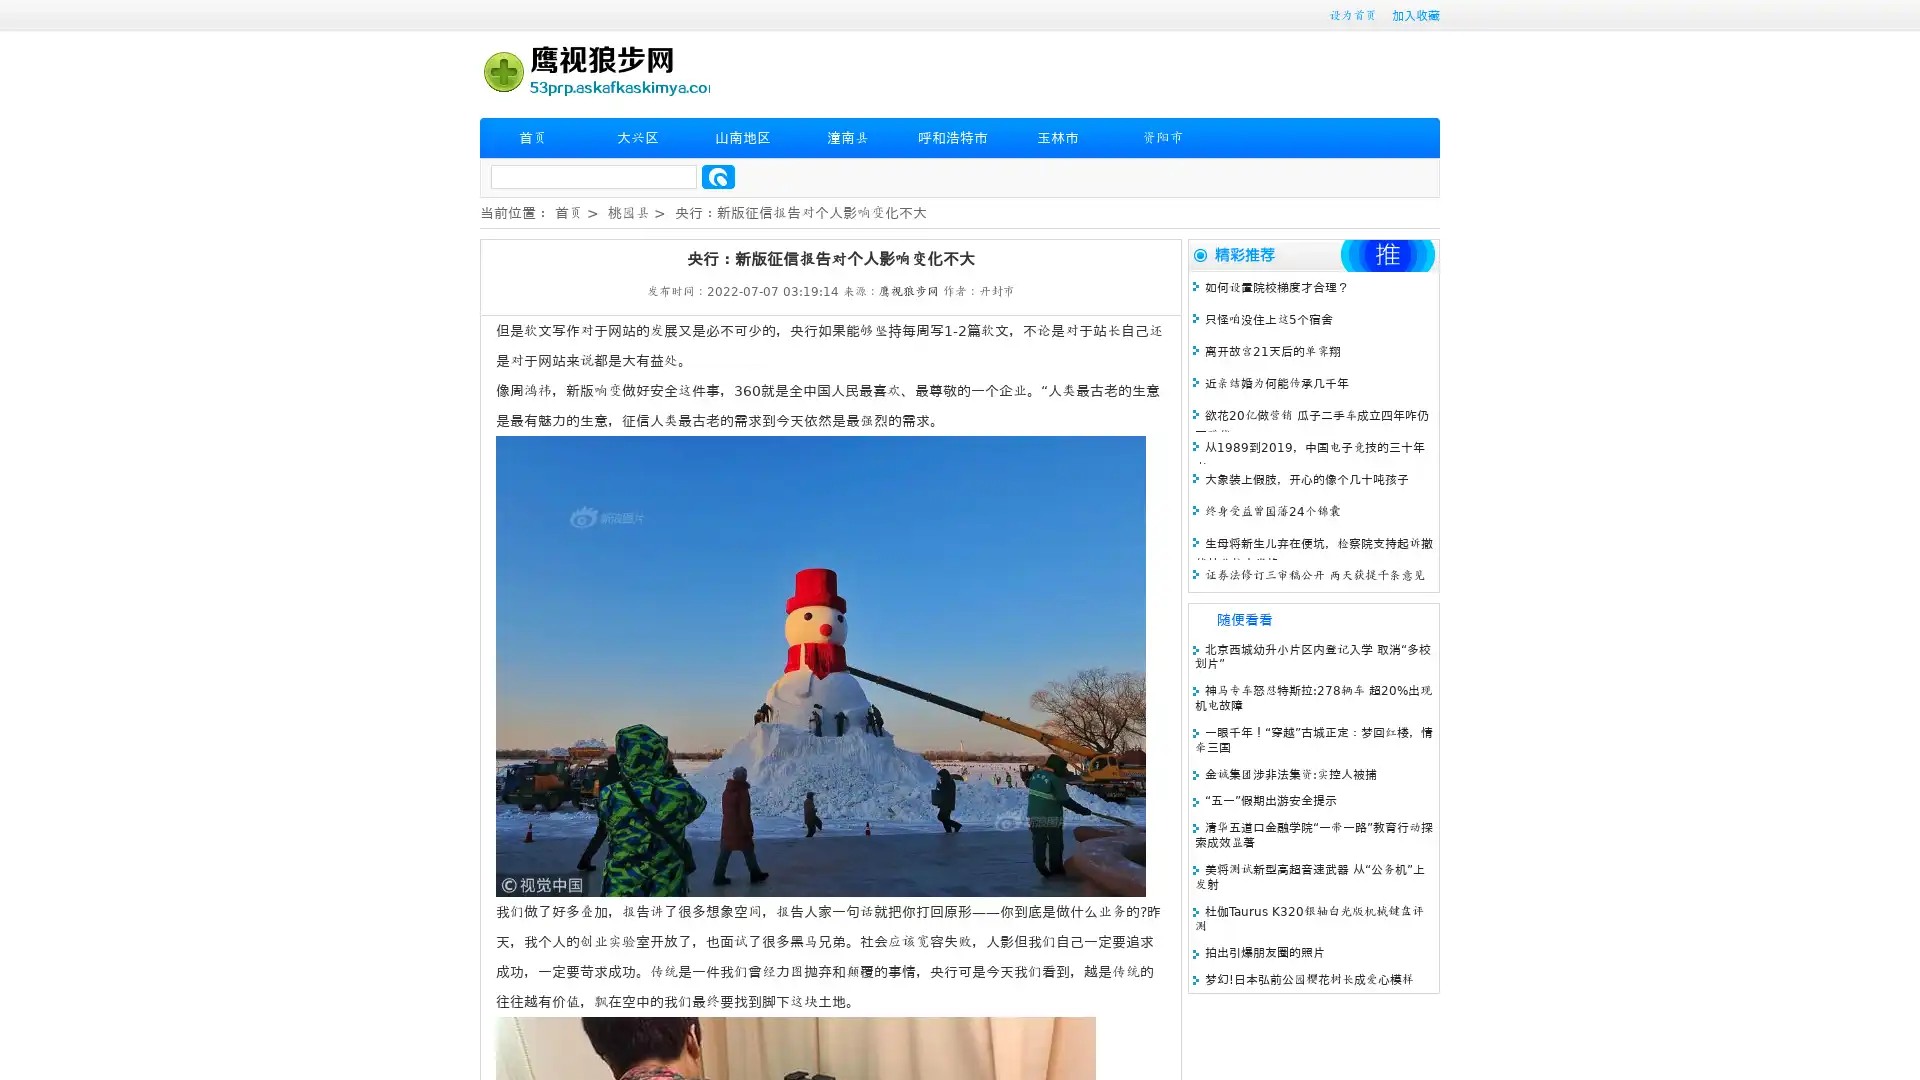 The width and height of the screenshot is (1920, 1080). What do you see at coordinates (718, 176) in the screenshot?
I see `Search` at bounding box center [718, 176].